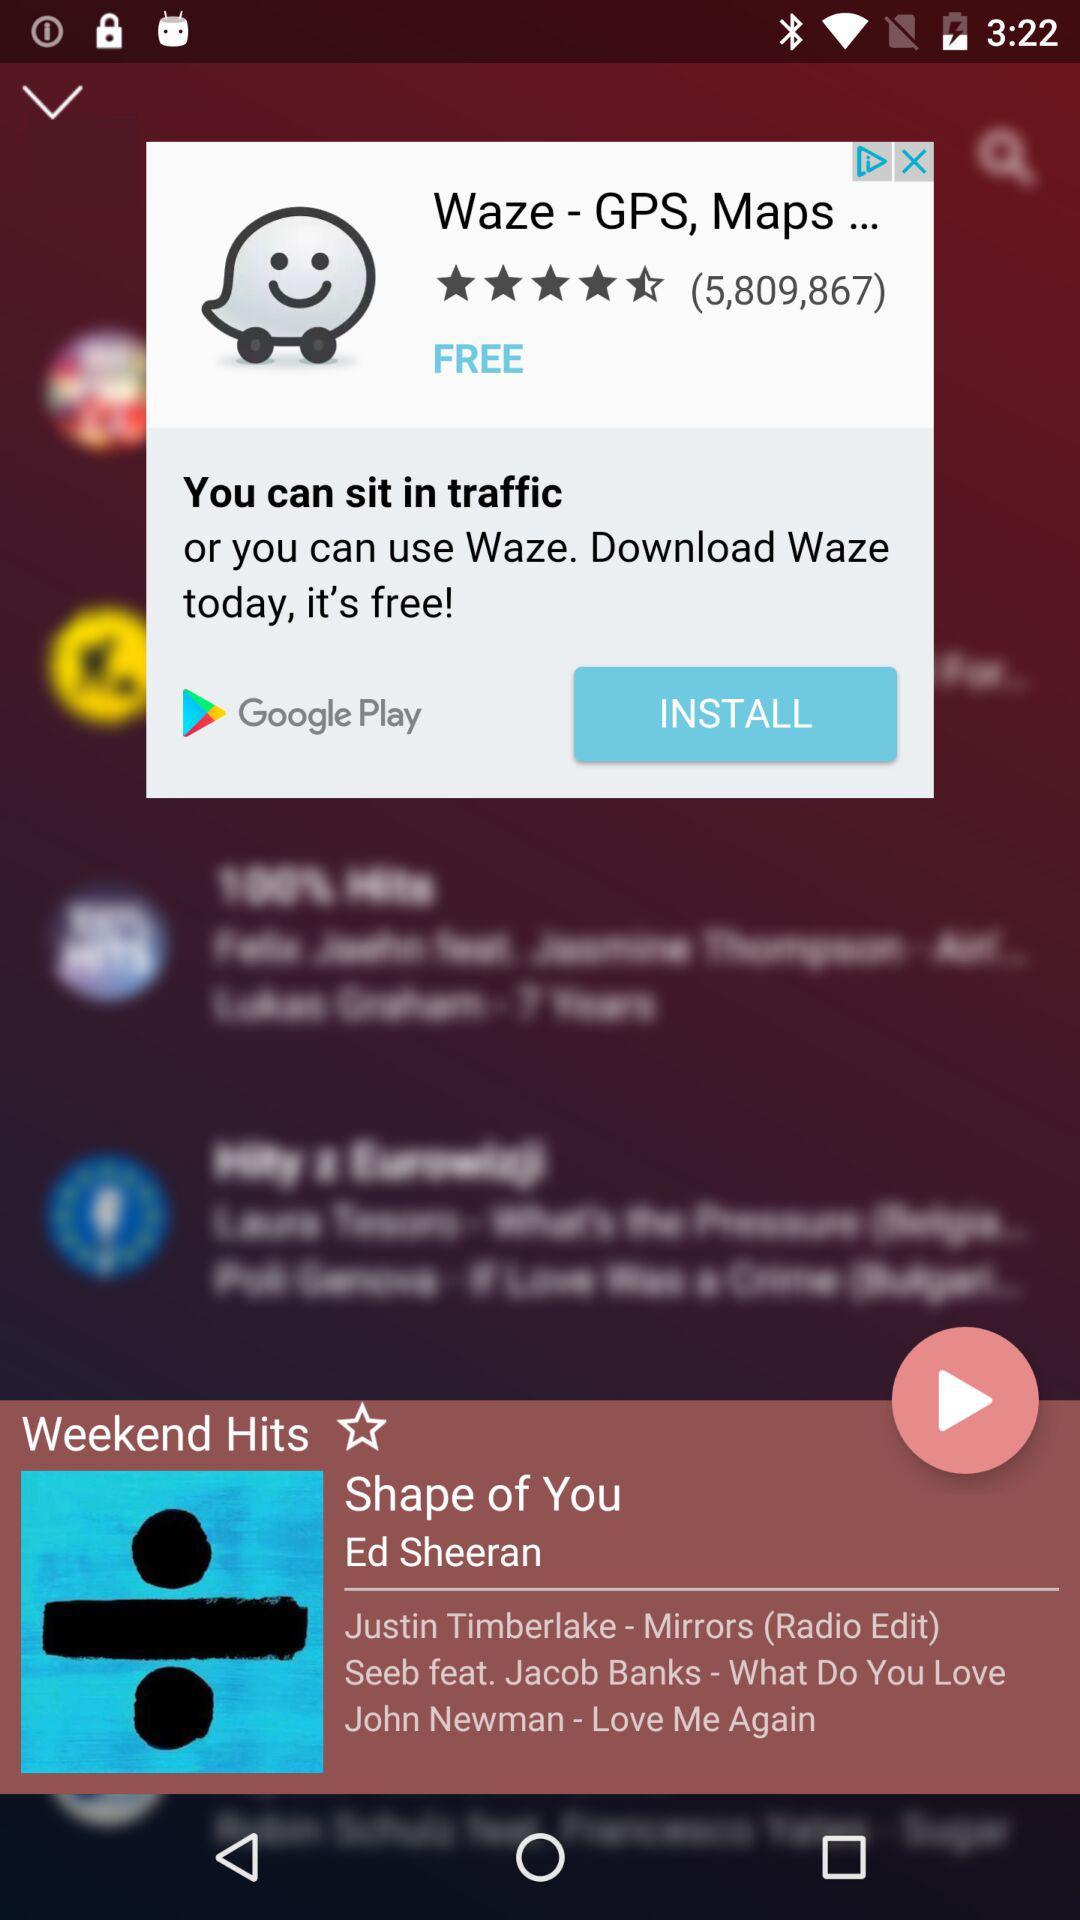 The image size is (1080, 1920). What do you see at coordinates (540, 468) in the screenshot?
I see `click on add` at bounding box center [540, 468].